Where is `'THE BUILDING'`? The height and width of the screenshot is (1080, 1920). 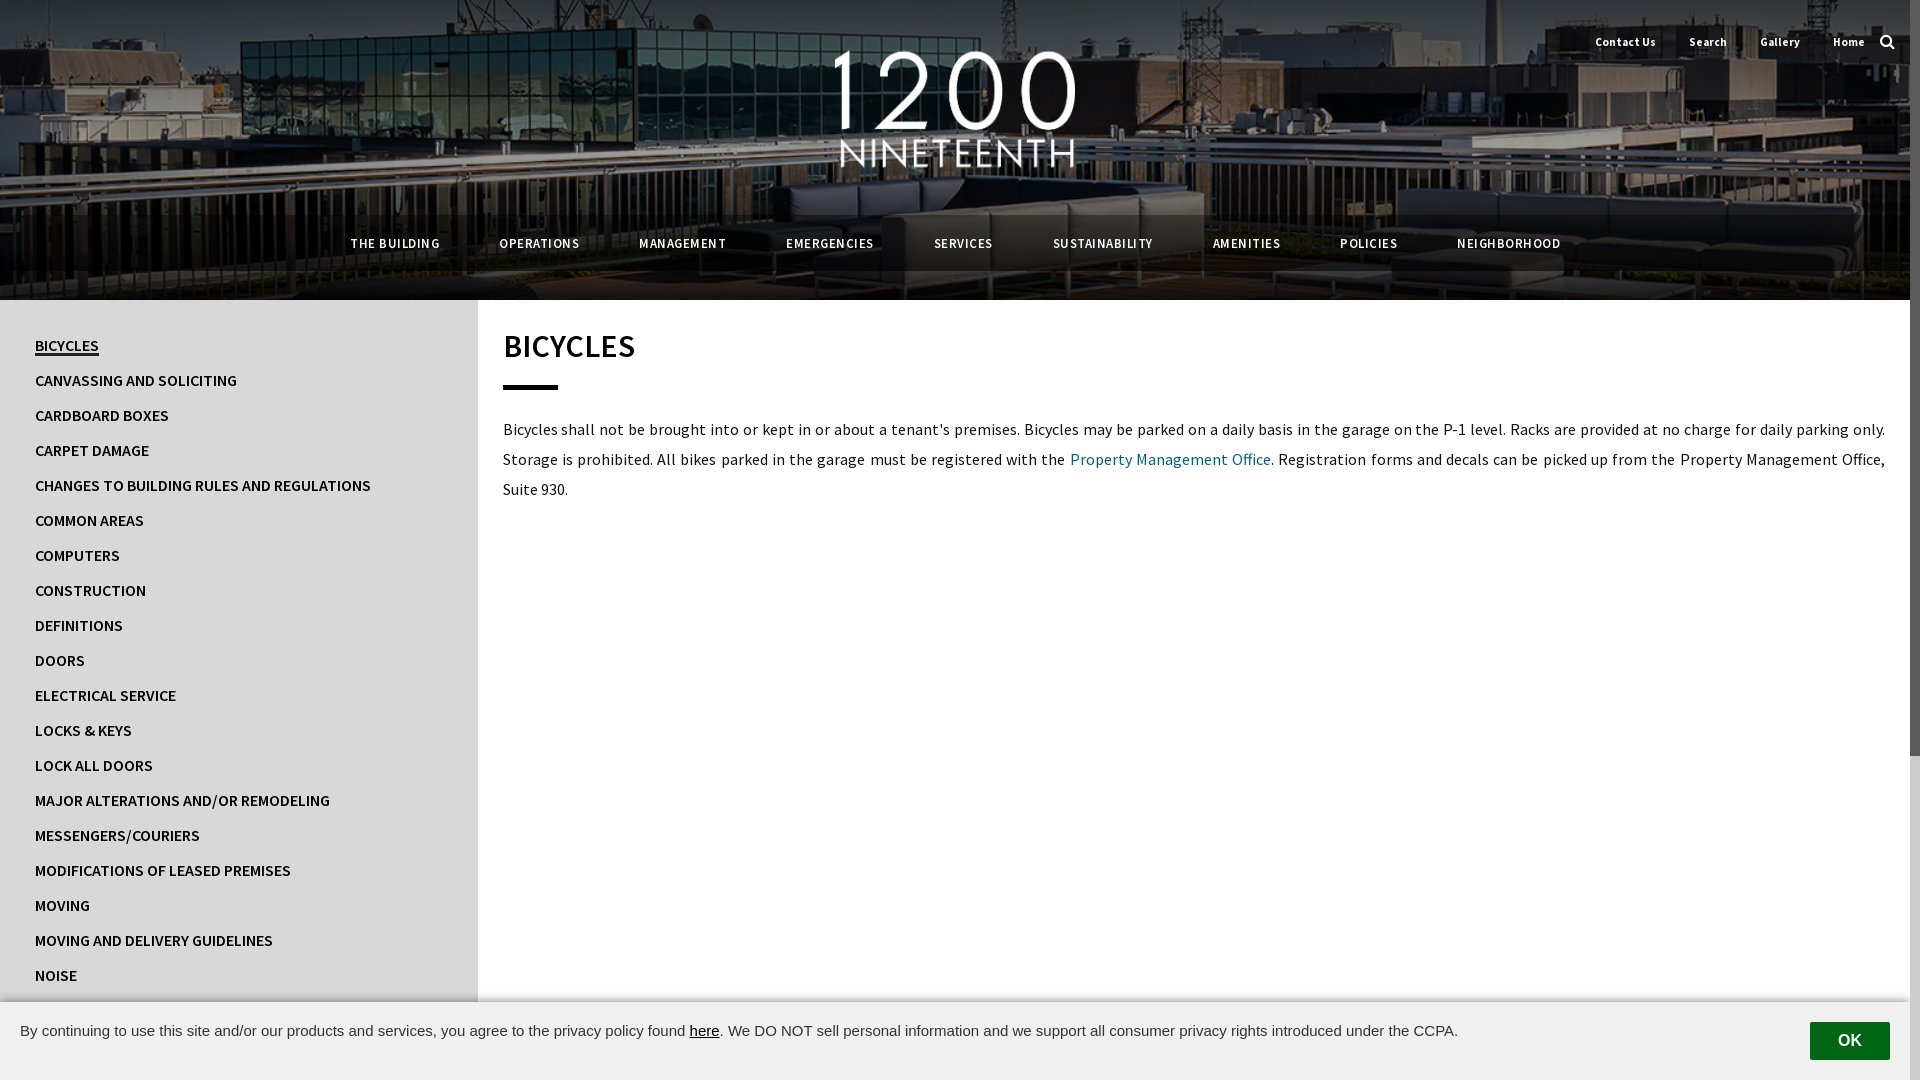
'THE BUILDING' is located at coordinates (394, 242).